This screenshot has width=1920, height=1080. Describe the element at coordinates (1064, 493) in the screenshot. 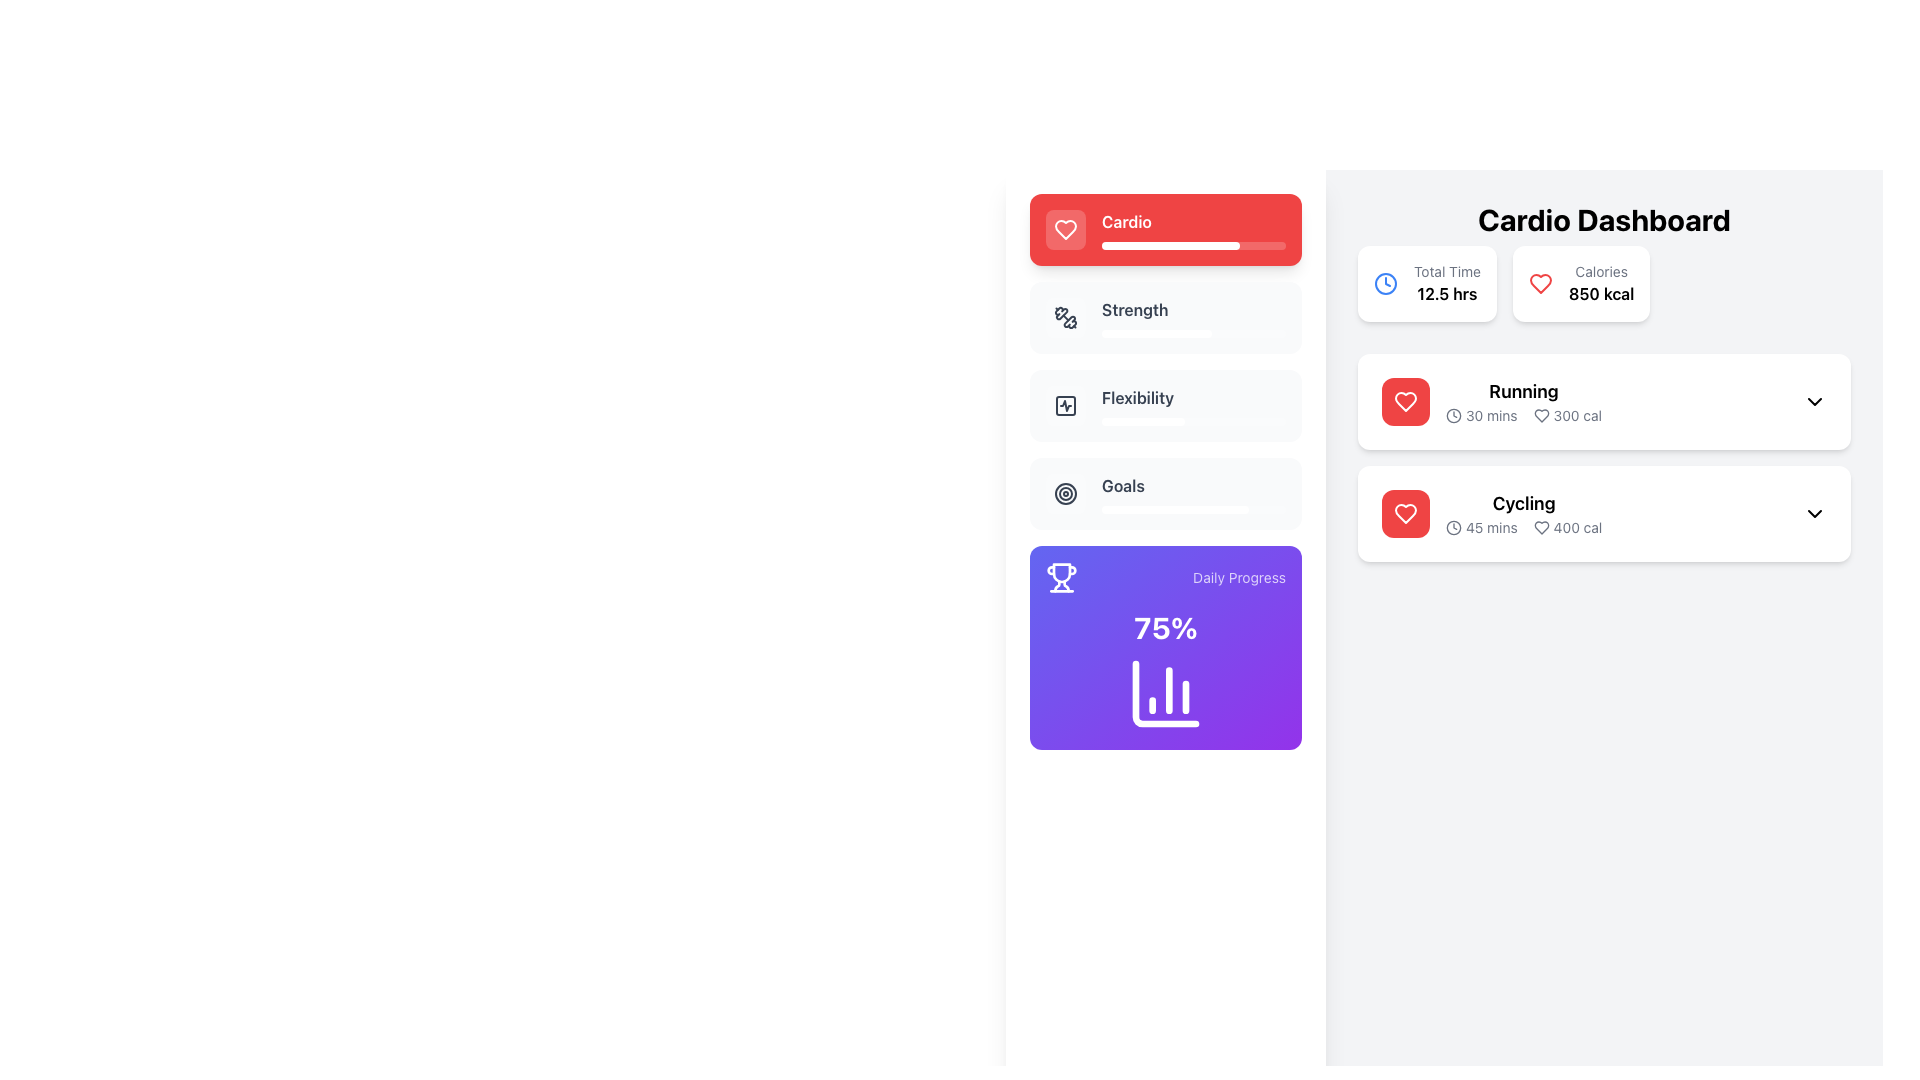

I see `the outermost circular shape of the multi-layered target icon located adjacent to the 'Goals' section in the sidebar` at that location.